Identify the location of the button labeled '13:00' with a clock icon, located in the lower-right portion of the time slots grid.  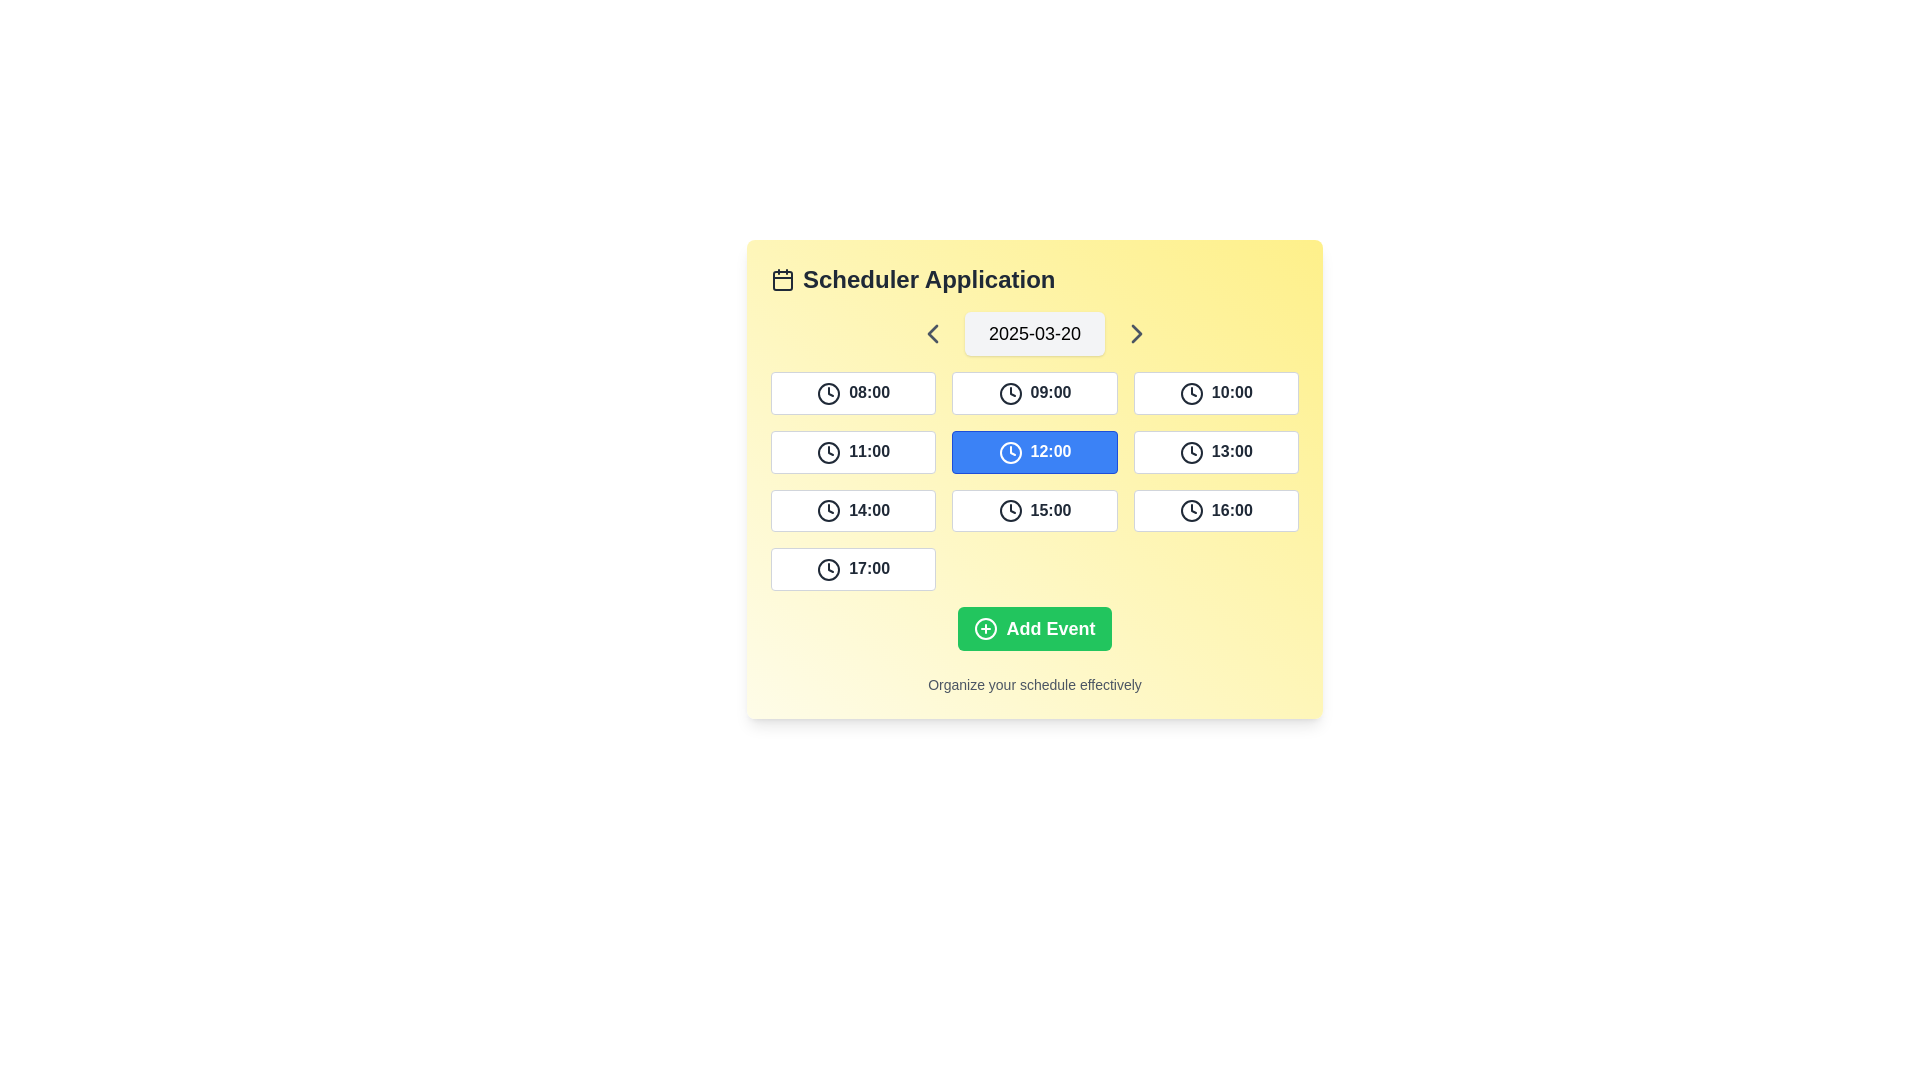
(1215, 452).